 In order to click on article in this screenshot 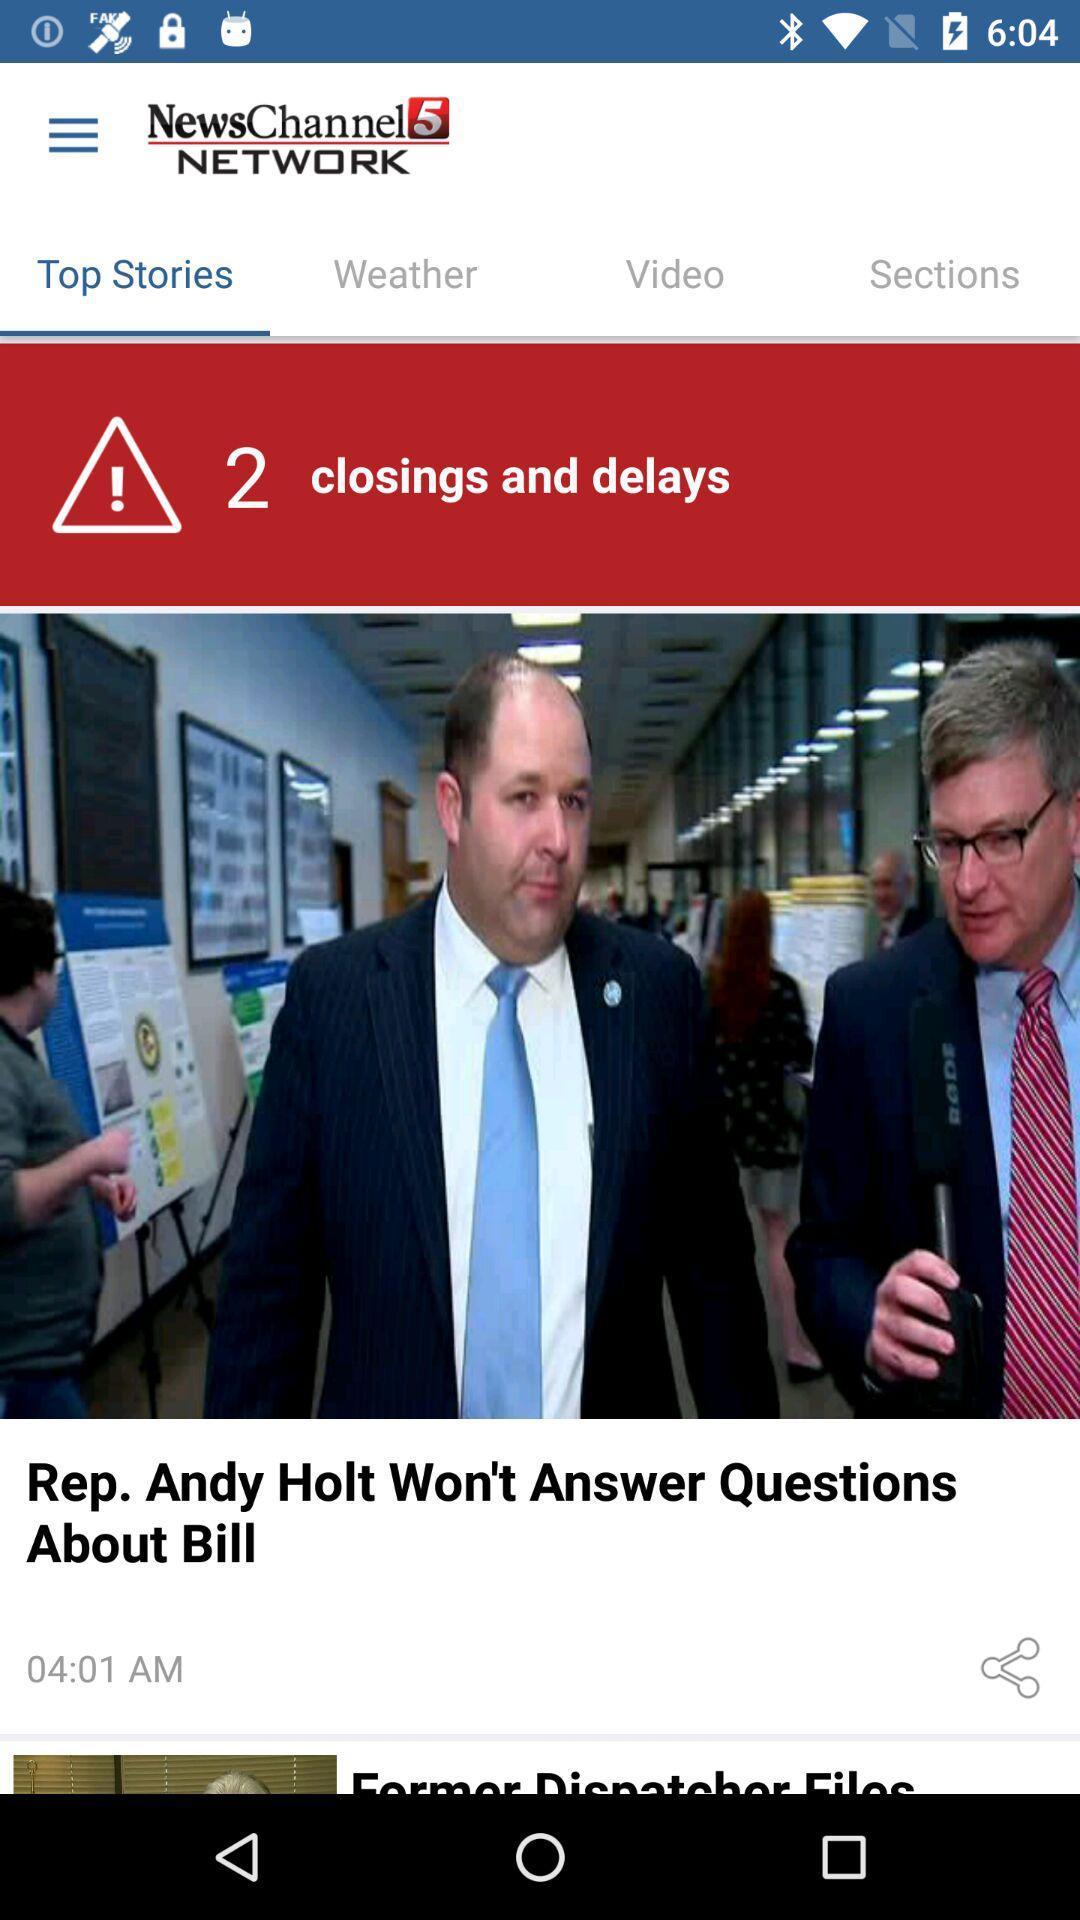, I will do `click(174, 1774)`.